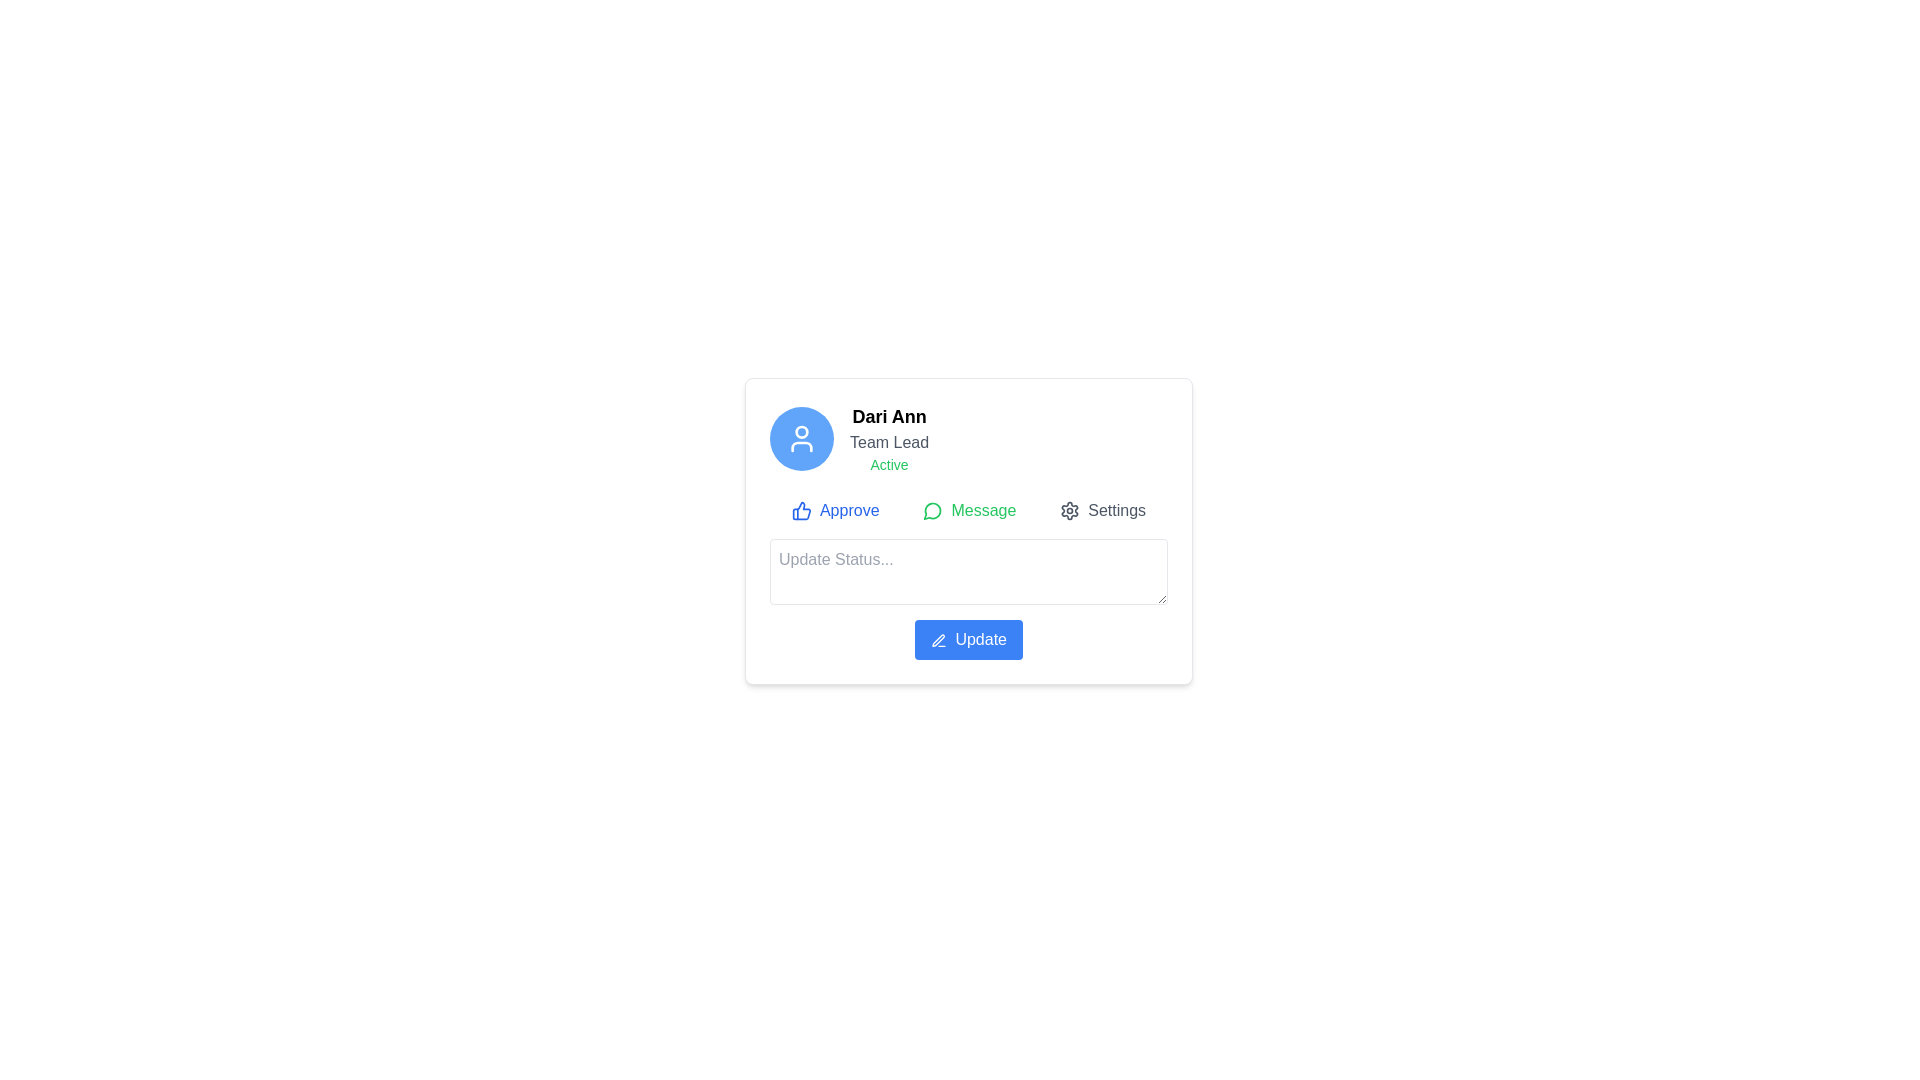 This screenshot has height=1080, width=1920. Describe the element at coordinates (801, 438) in the screenshot. I see `the user avatar, which is a circular icon with a blue background and a white user silhouette, located on the left side of the profile information for 'Dari Ann', the Team Lead` at that location.